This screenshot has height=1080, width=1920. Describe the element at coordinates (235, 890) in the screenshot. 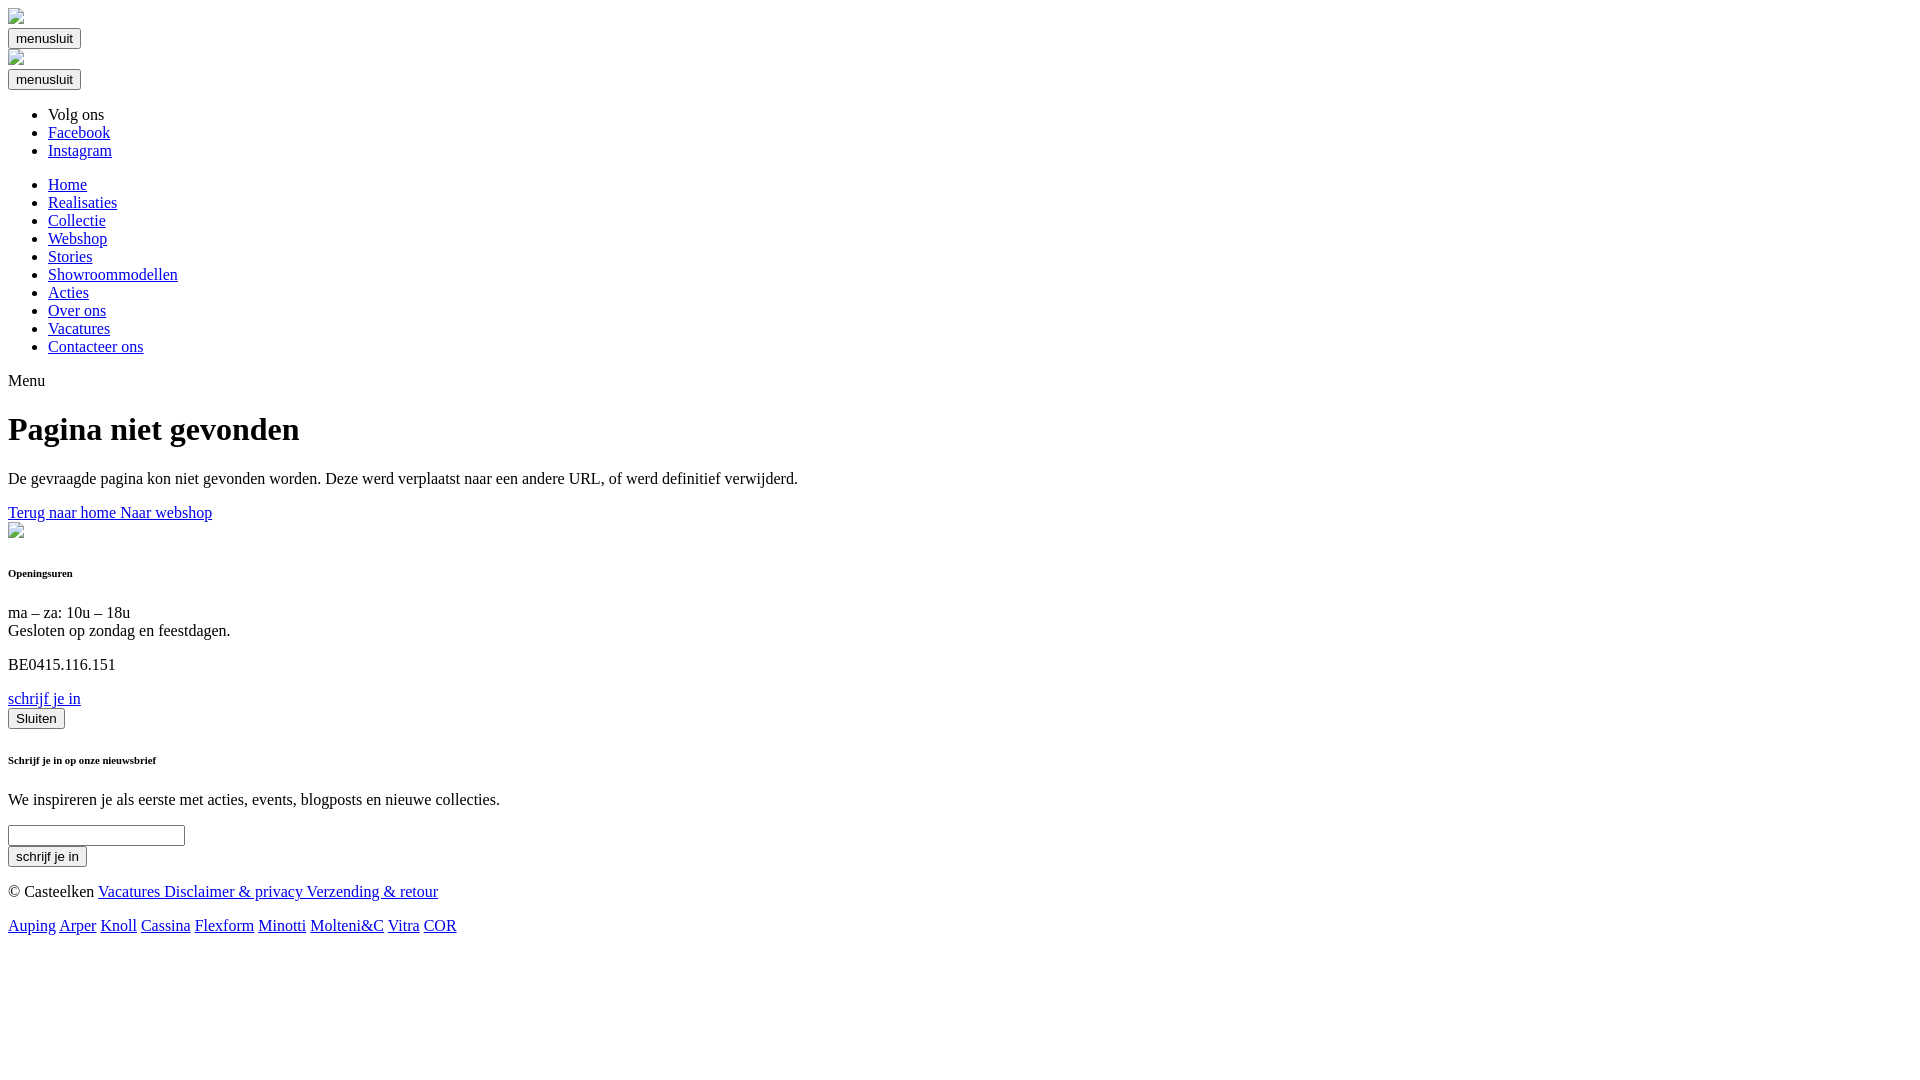

I see `'Disclaimer & privacy'` at that location.